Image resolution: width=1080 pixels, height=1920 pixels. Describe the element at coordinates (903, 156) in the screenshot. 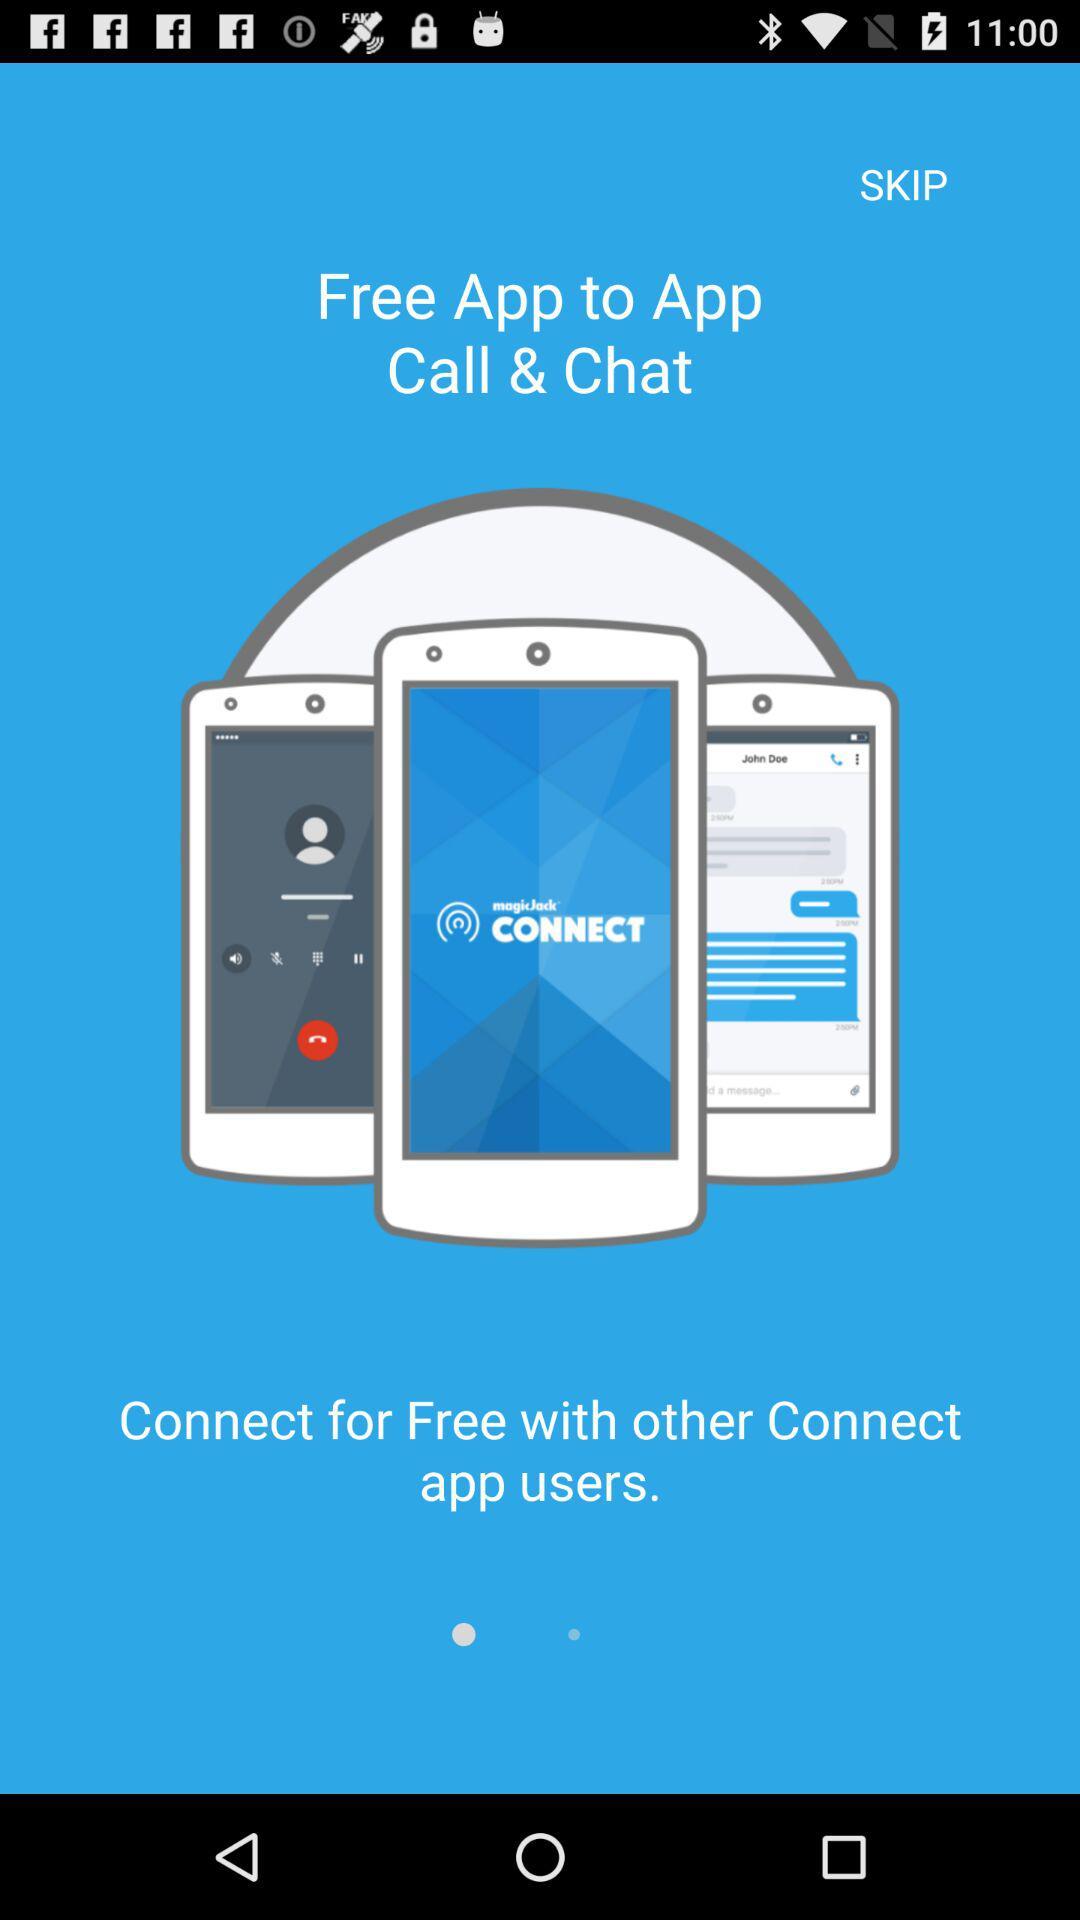

I see `the skip at the top right corner` at that location.